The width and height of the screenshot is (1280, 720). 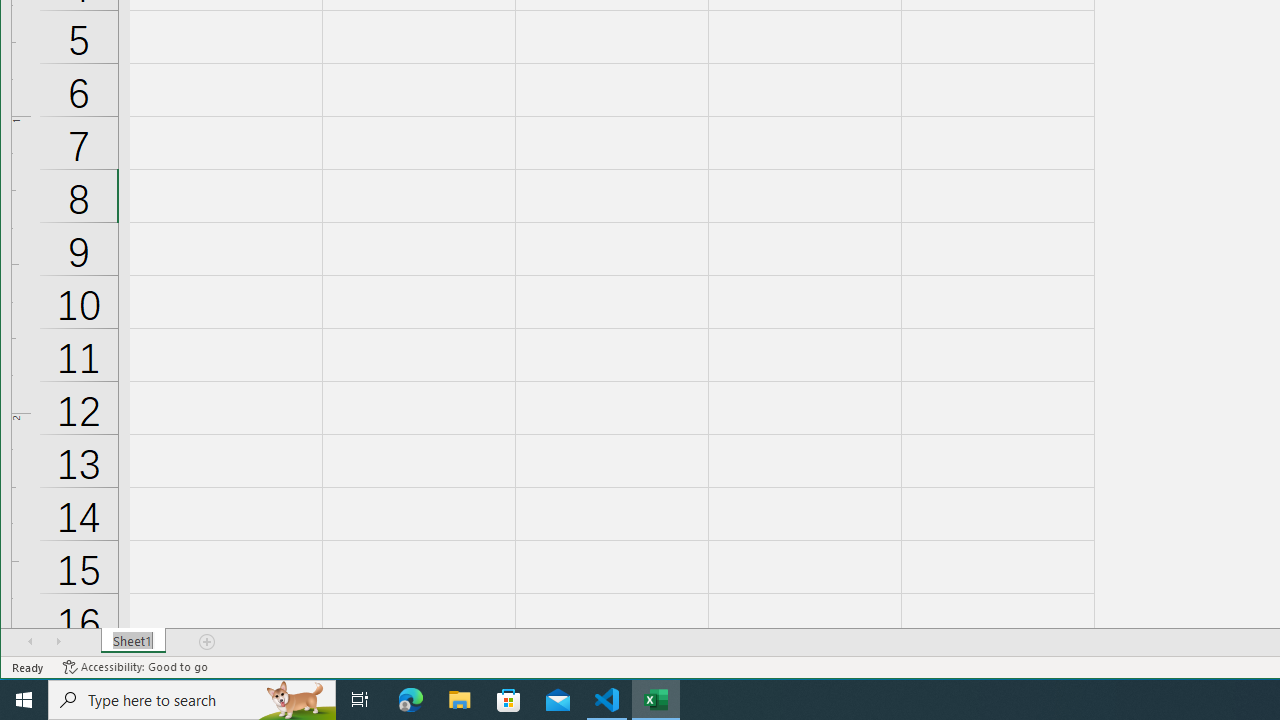 What do you see at coordinates (192, 698) in the screenshot?
I see `'Type here to search'` at bounding box center [192, 698].